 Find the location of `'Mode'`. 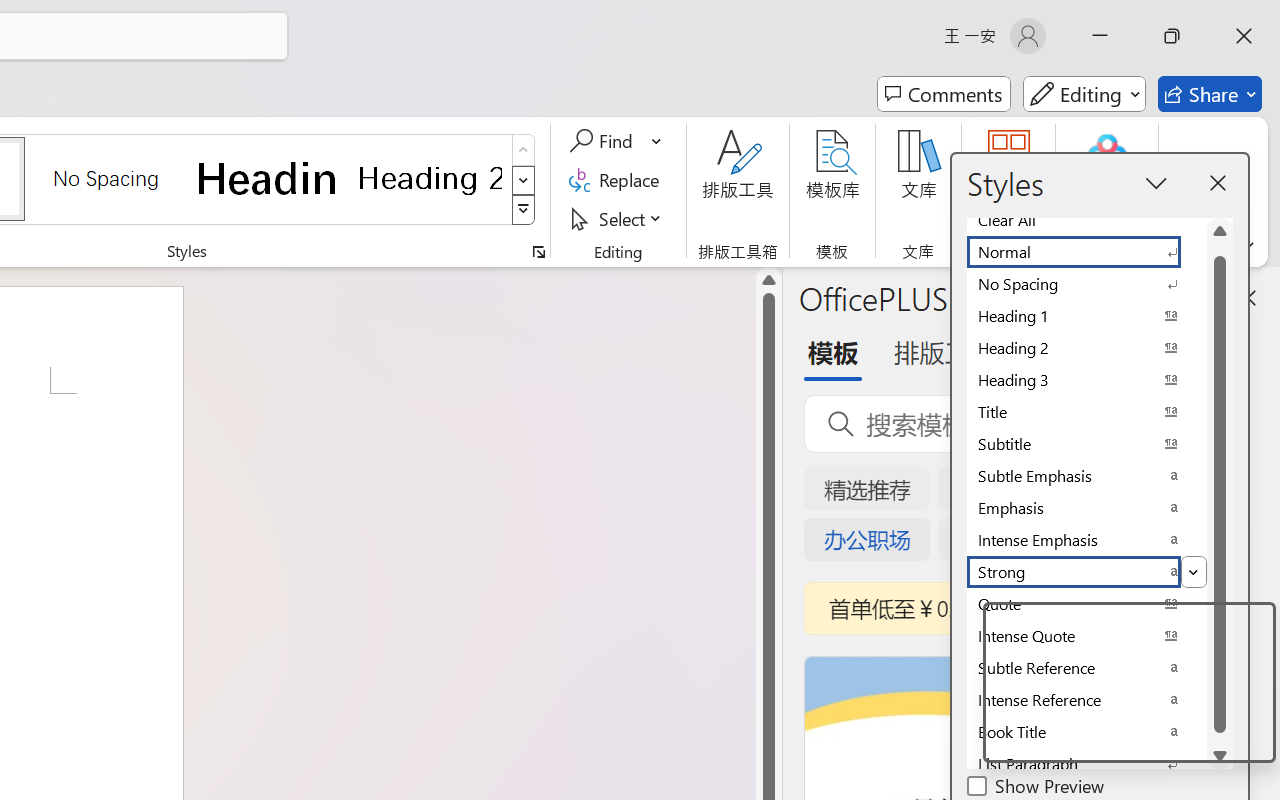

'Mode' is located at coordinates (1083, 94).